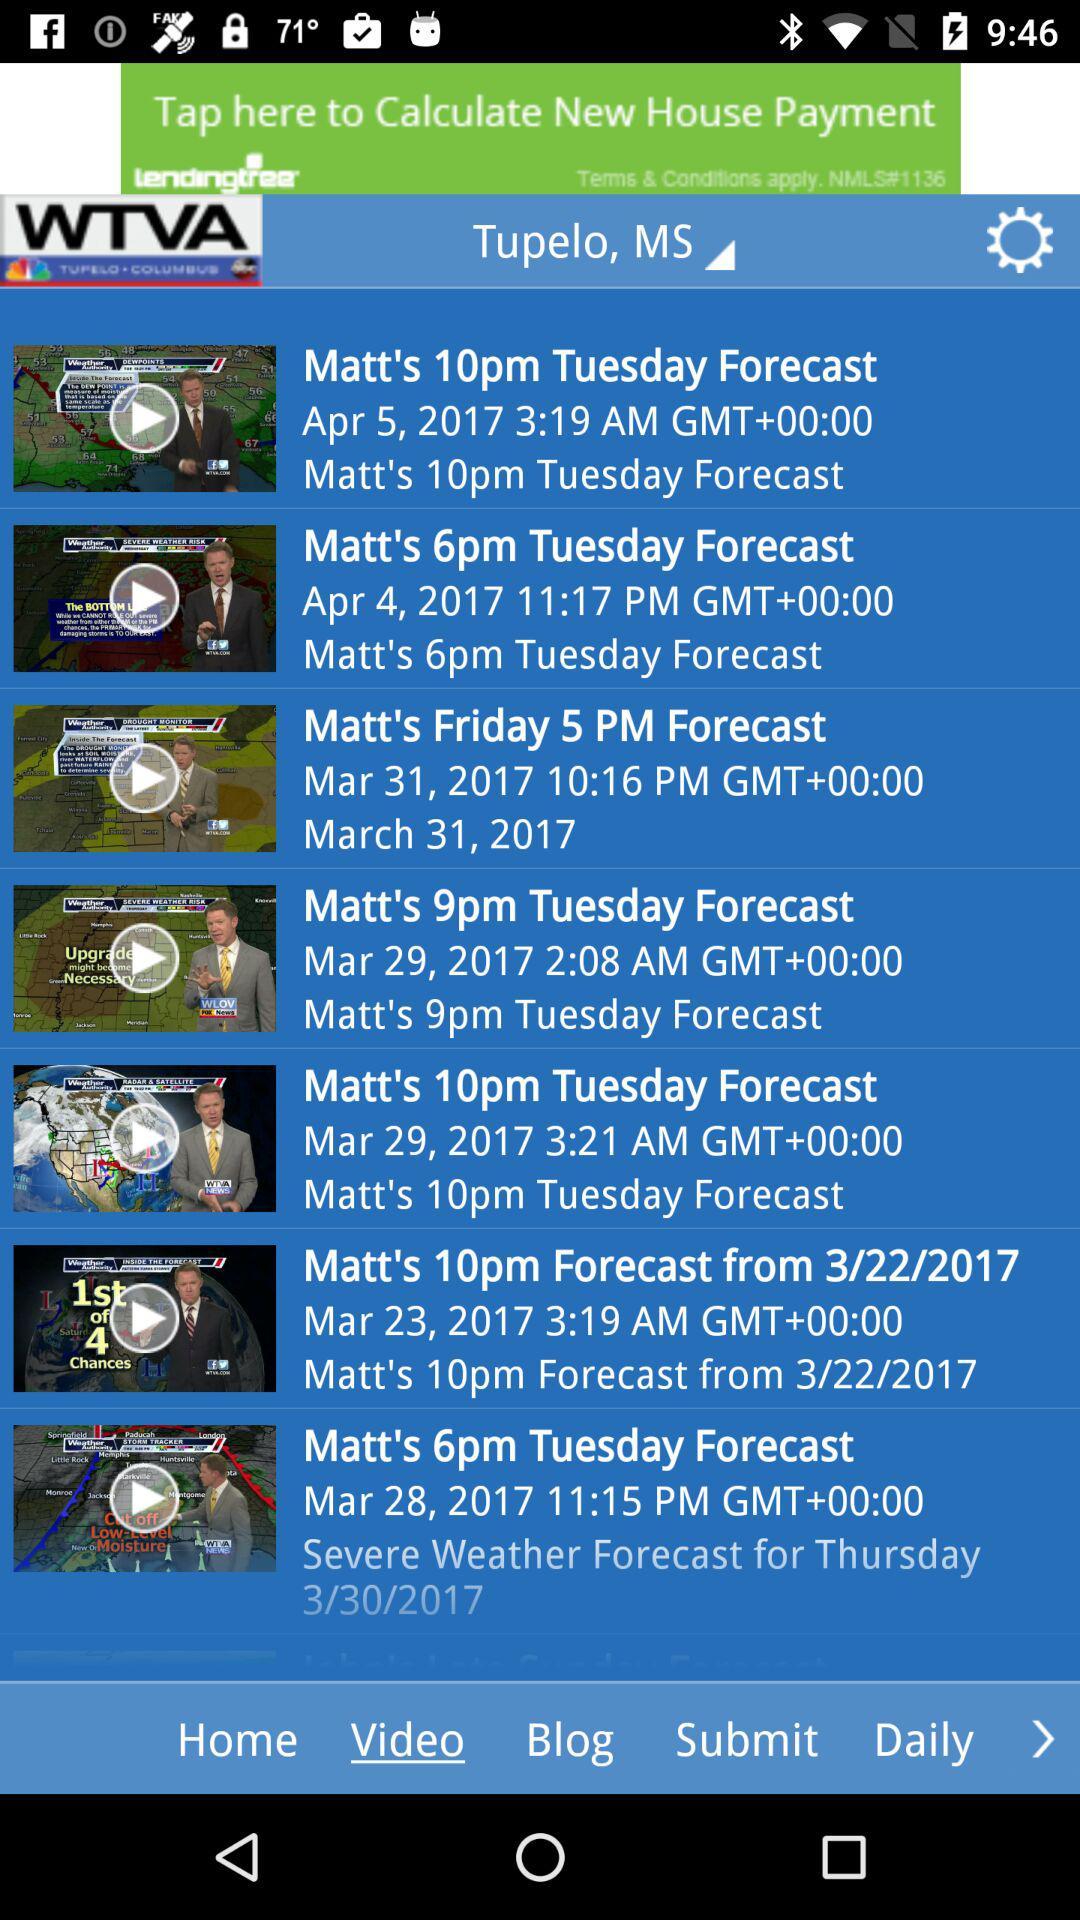 The image size is (1080, 1920). Describe the element at coordinates (131, 240) in the screenshot. I see `icon next to the tupelo, ms` at that location.